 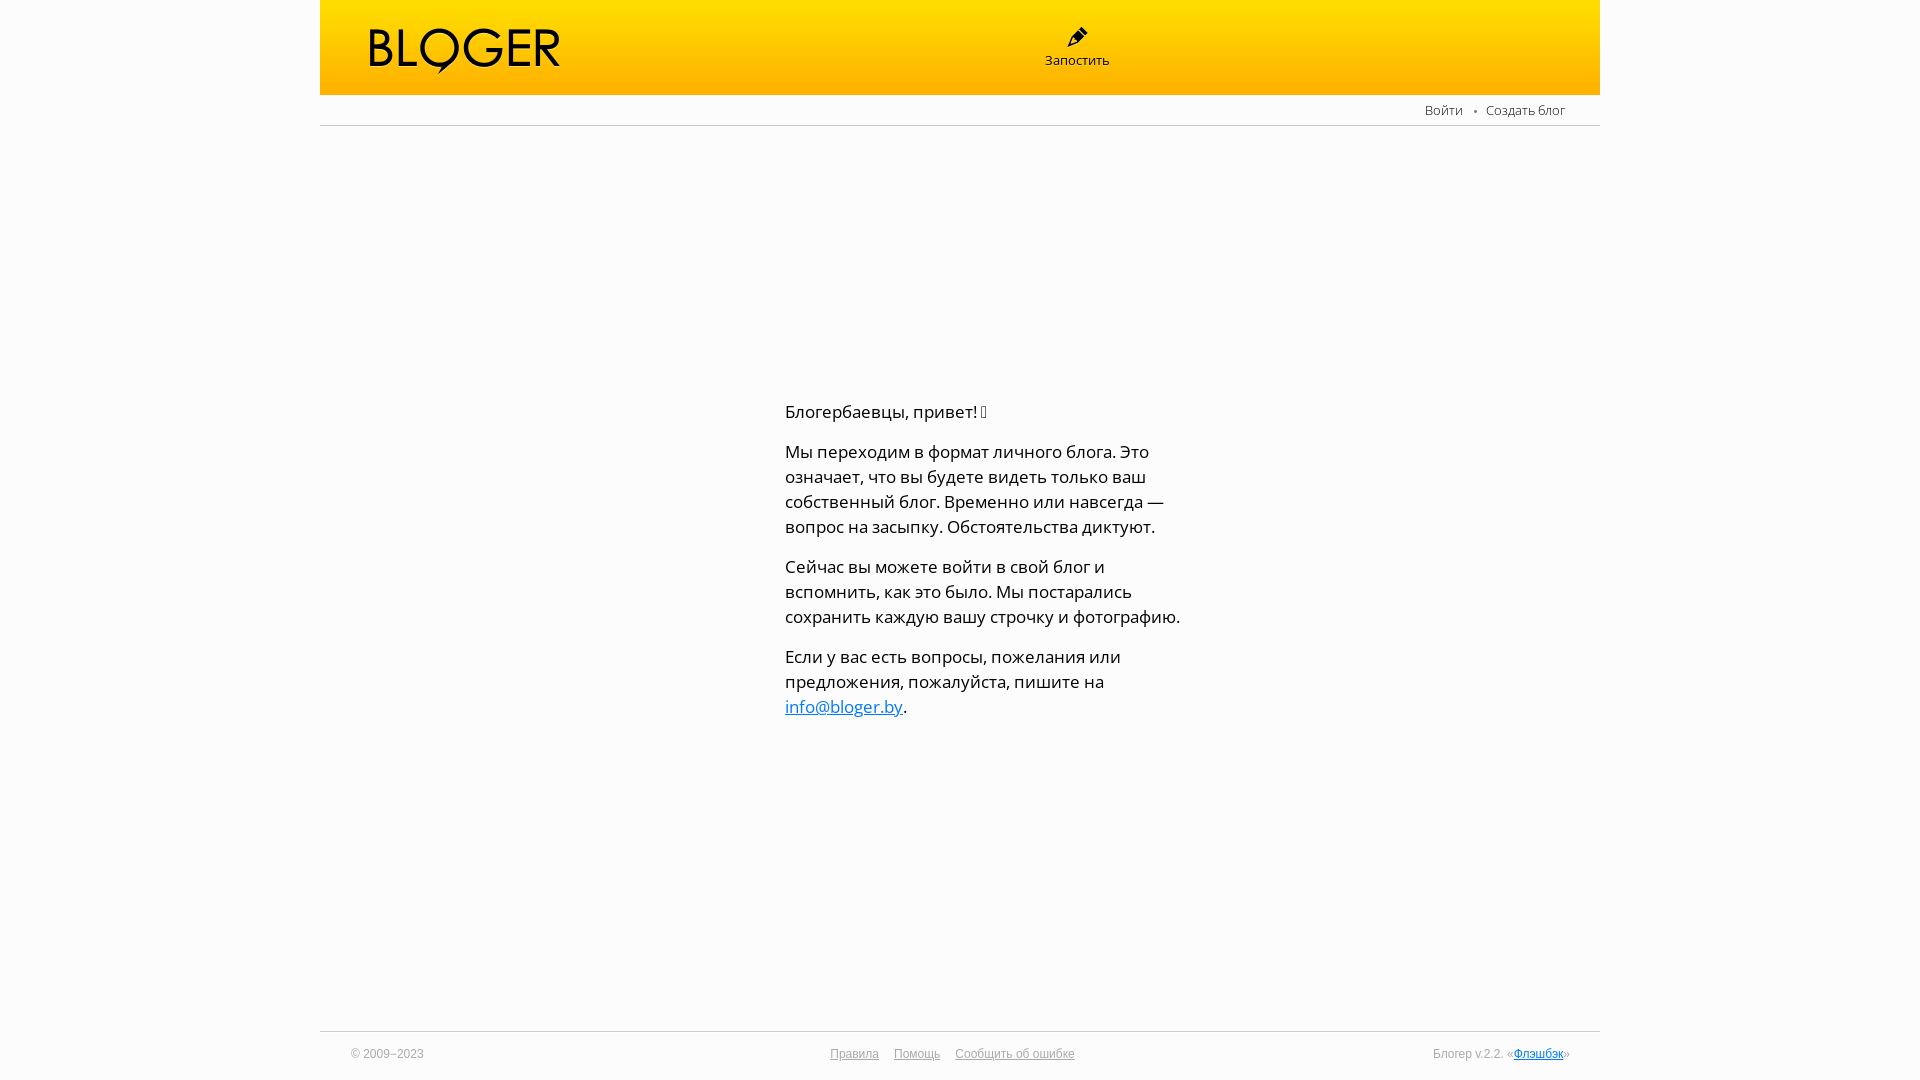 What do you see at coordinates (784, 704) in the screenshot?
I see `'info@bloger.by'` at bounding box center [784, 704].